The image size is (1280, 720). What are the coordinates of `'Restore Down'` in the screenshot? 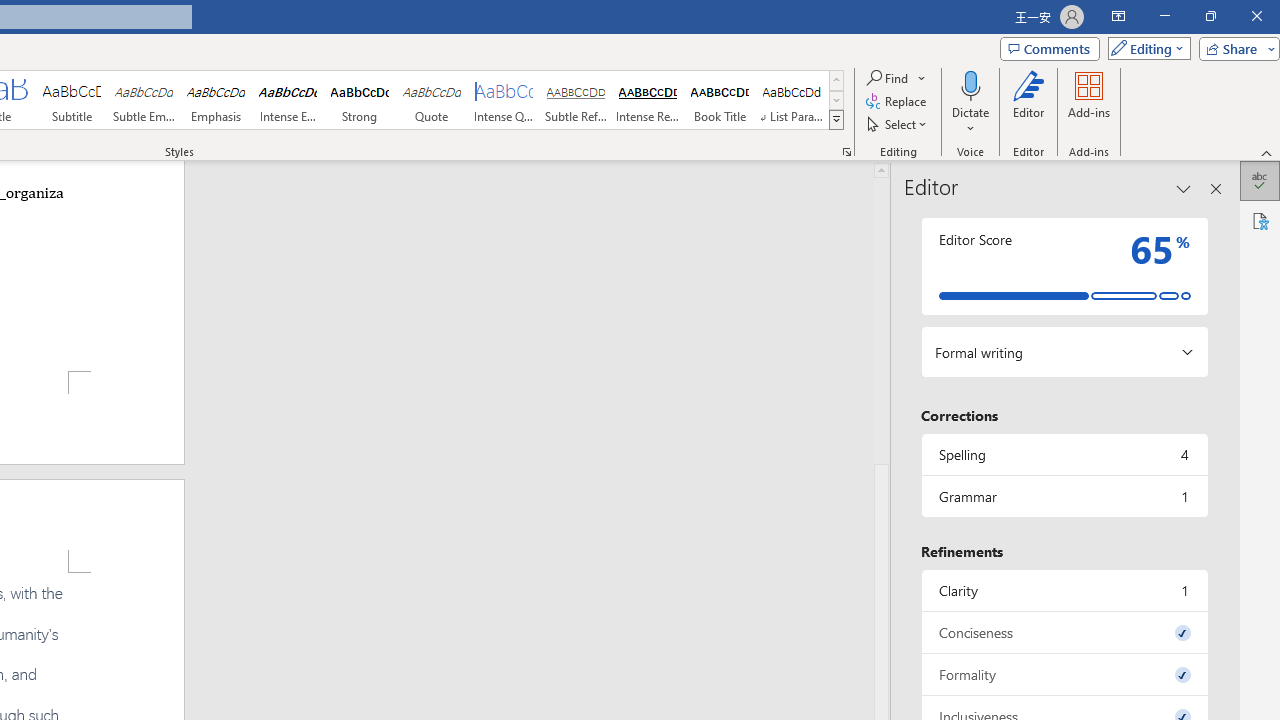 It's located at (1209, 16).